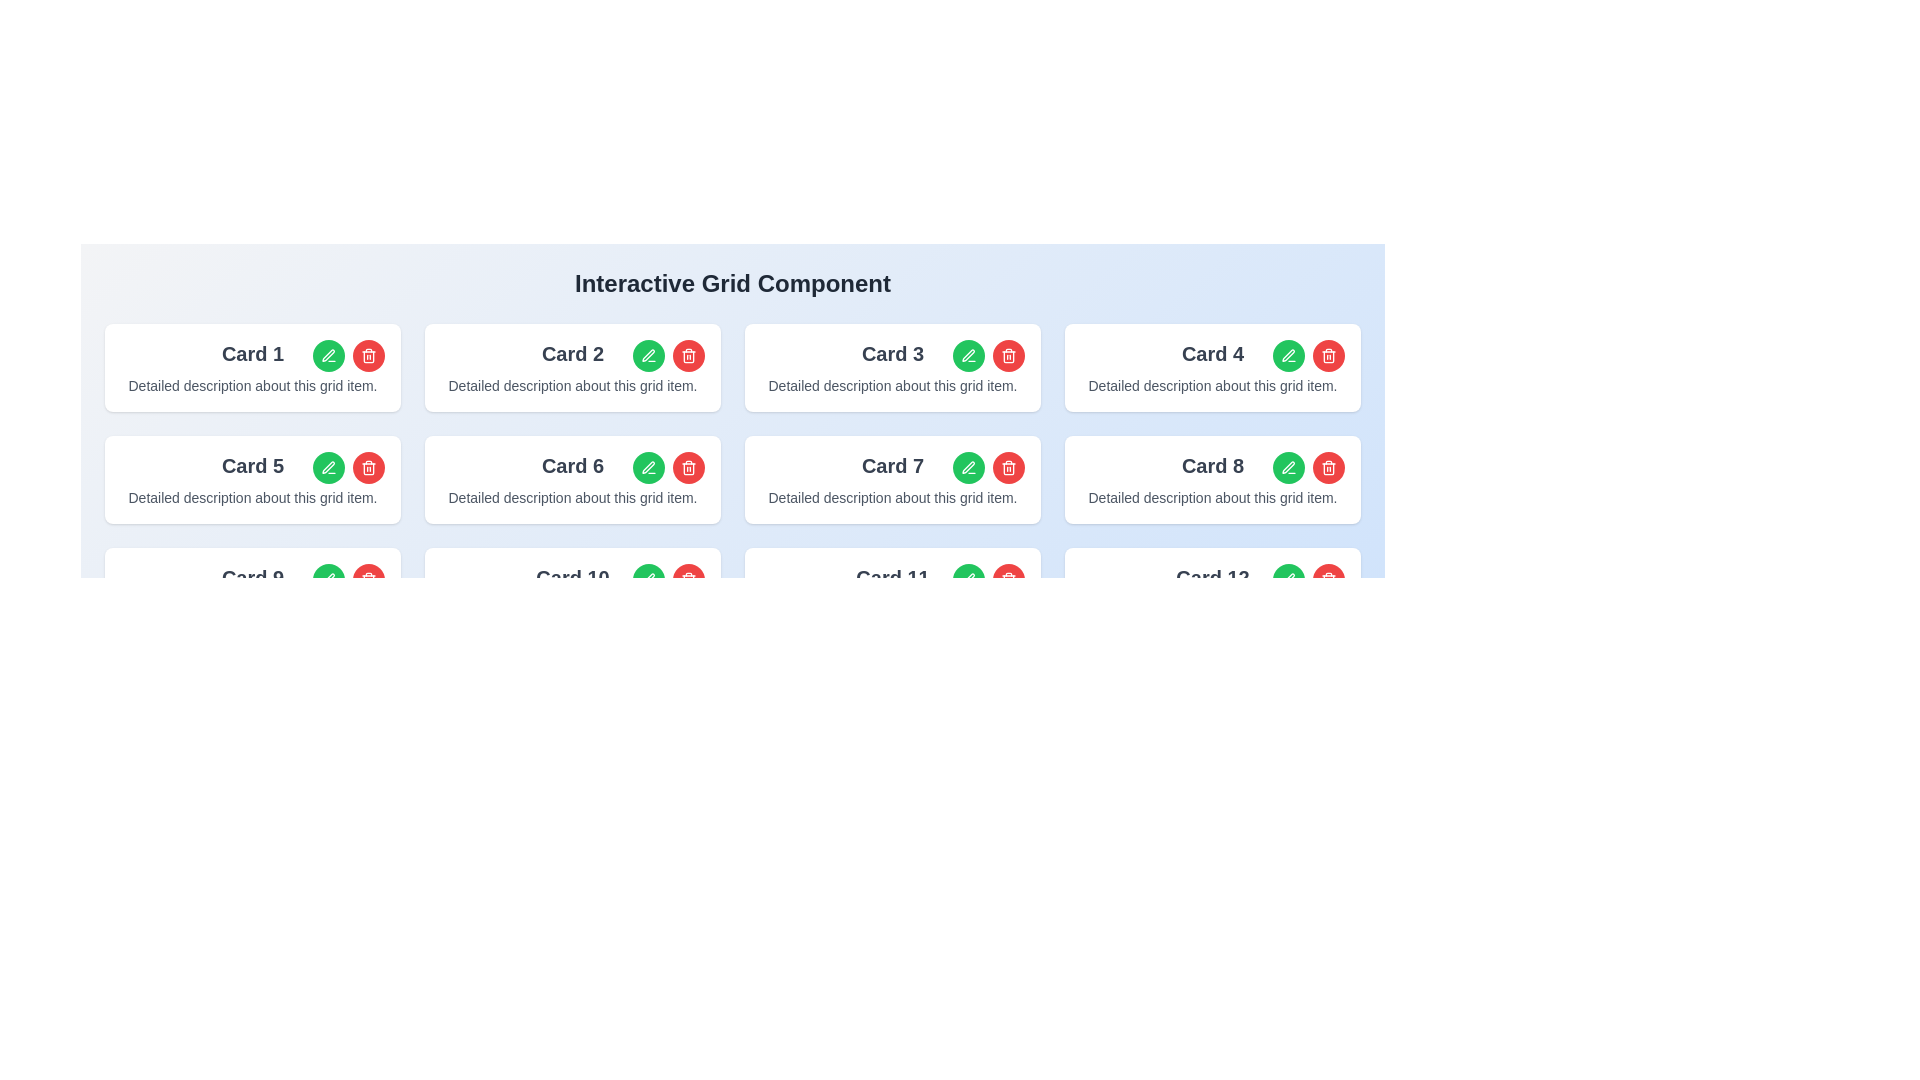  Describe the element at coordinates (328, 467) in the screenshot. I see `the Pen/Pencil icon located in the top-right portion of 'Card 5', which is slightly to the left of the trash icon` at that location.